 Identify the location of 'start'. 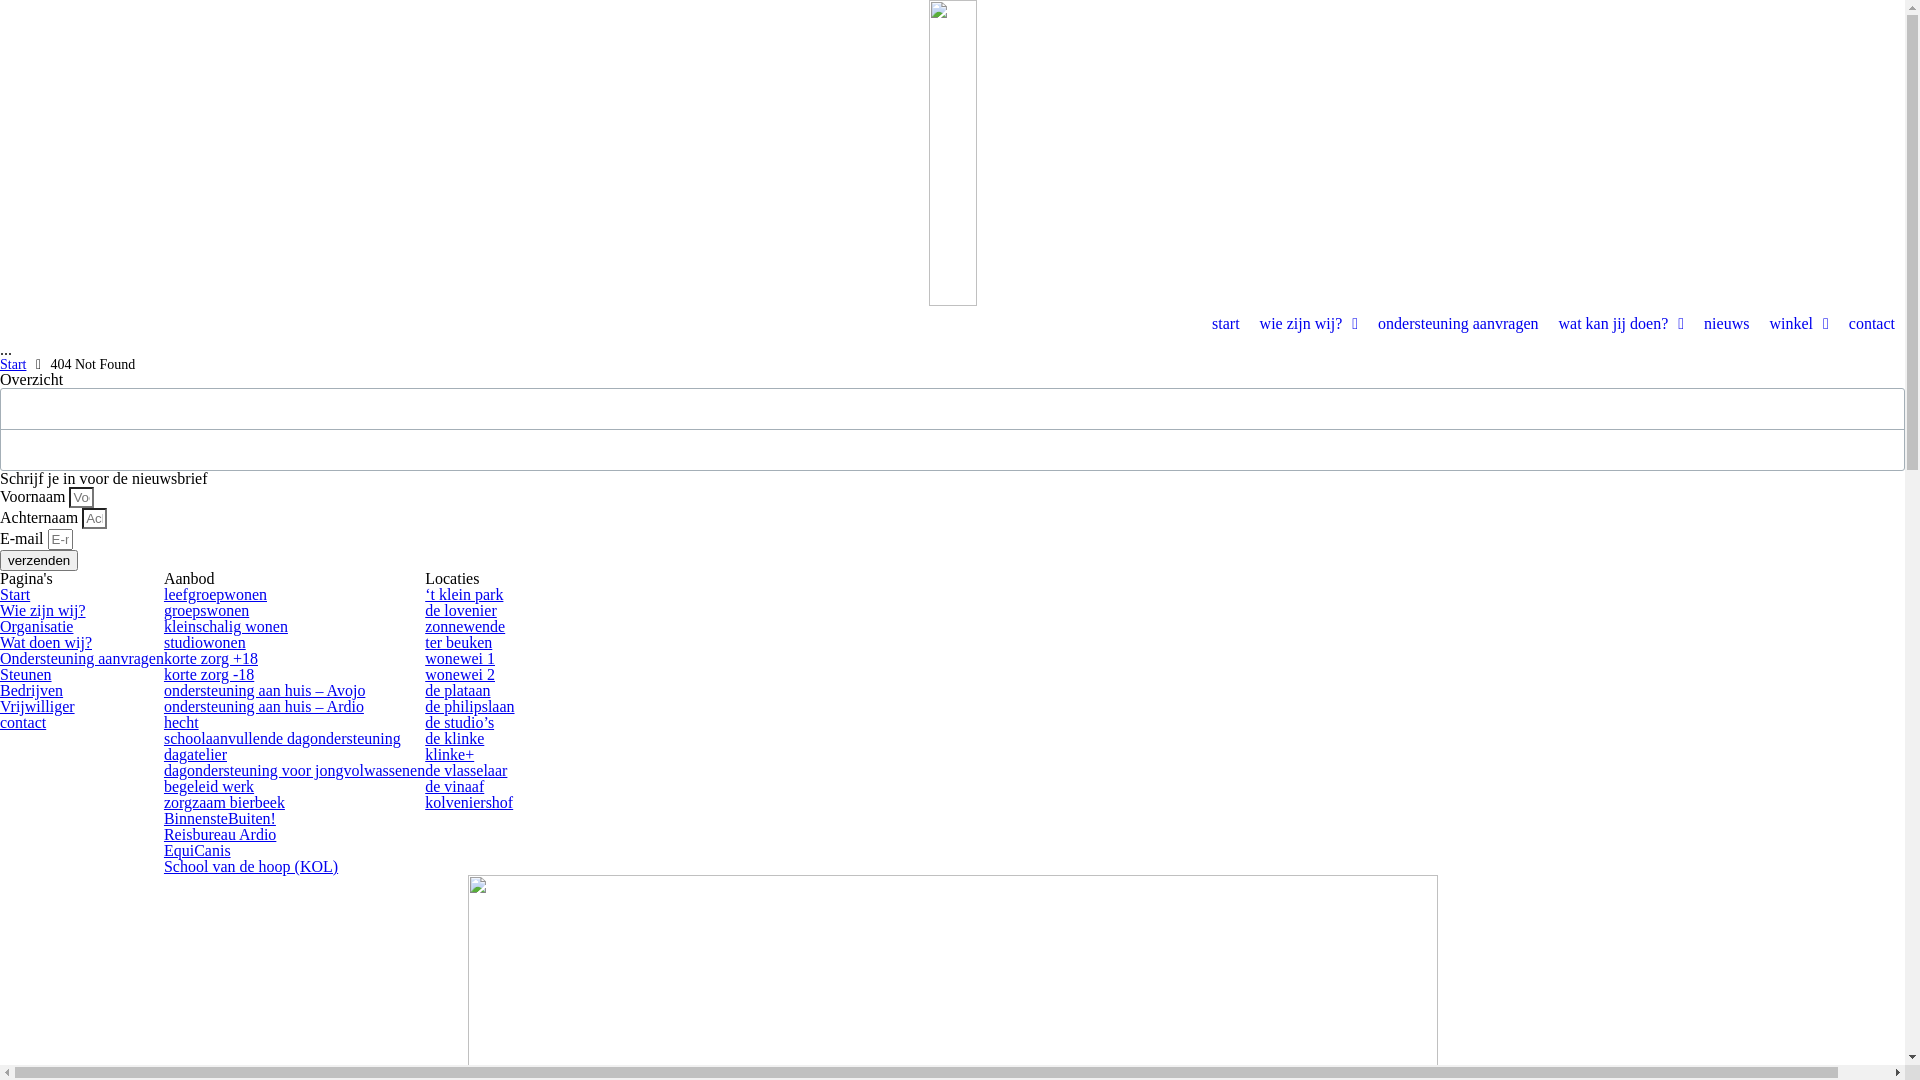
(1224, 323).